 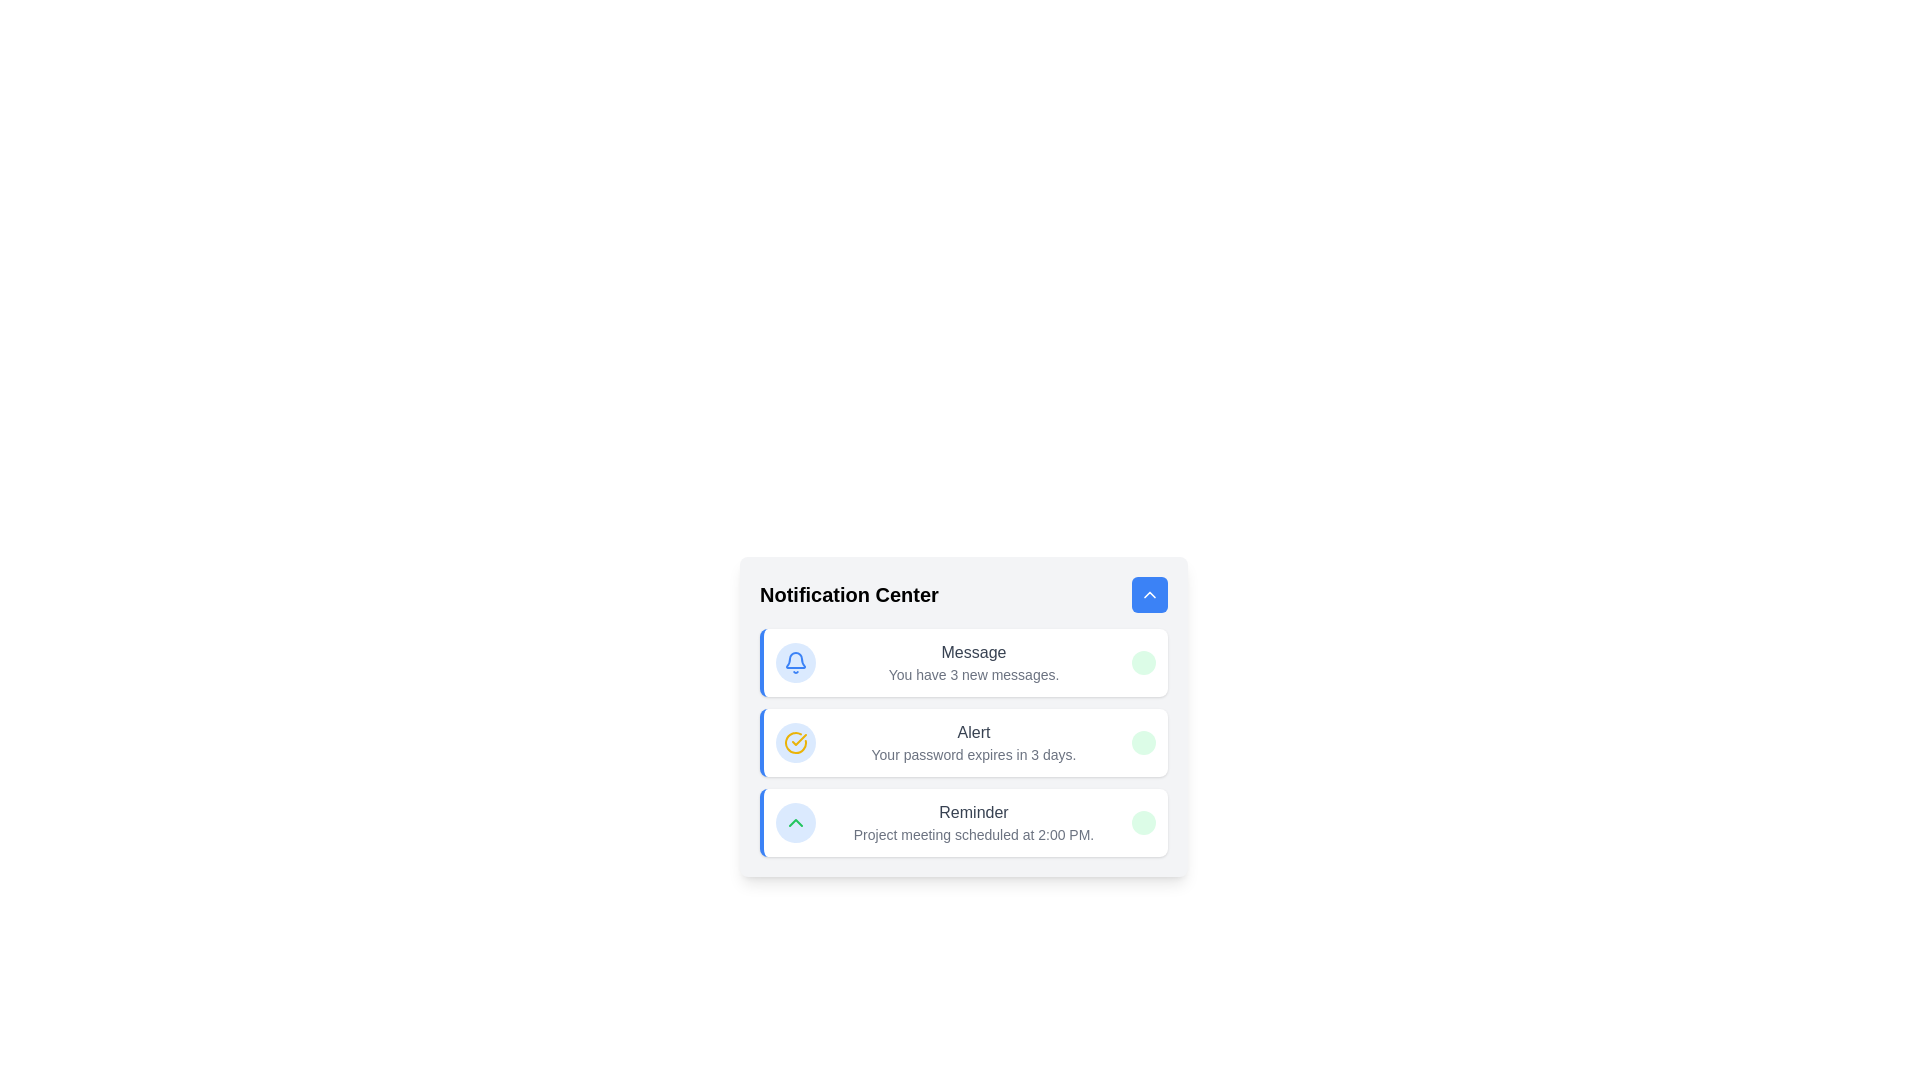 I want to click on the title 'Notification Center' in the Header section located at the top of the card-like layout, which contains a blue rounded button on the right, so click(x=964, y=593).